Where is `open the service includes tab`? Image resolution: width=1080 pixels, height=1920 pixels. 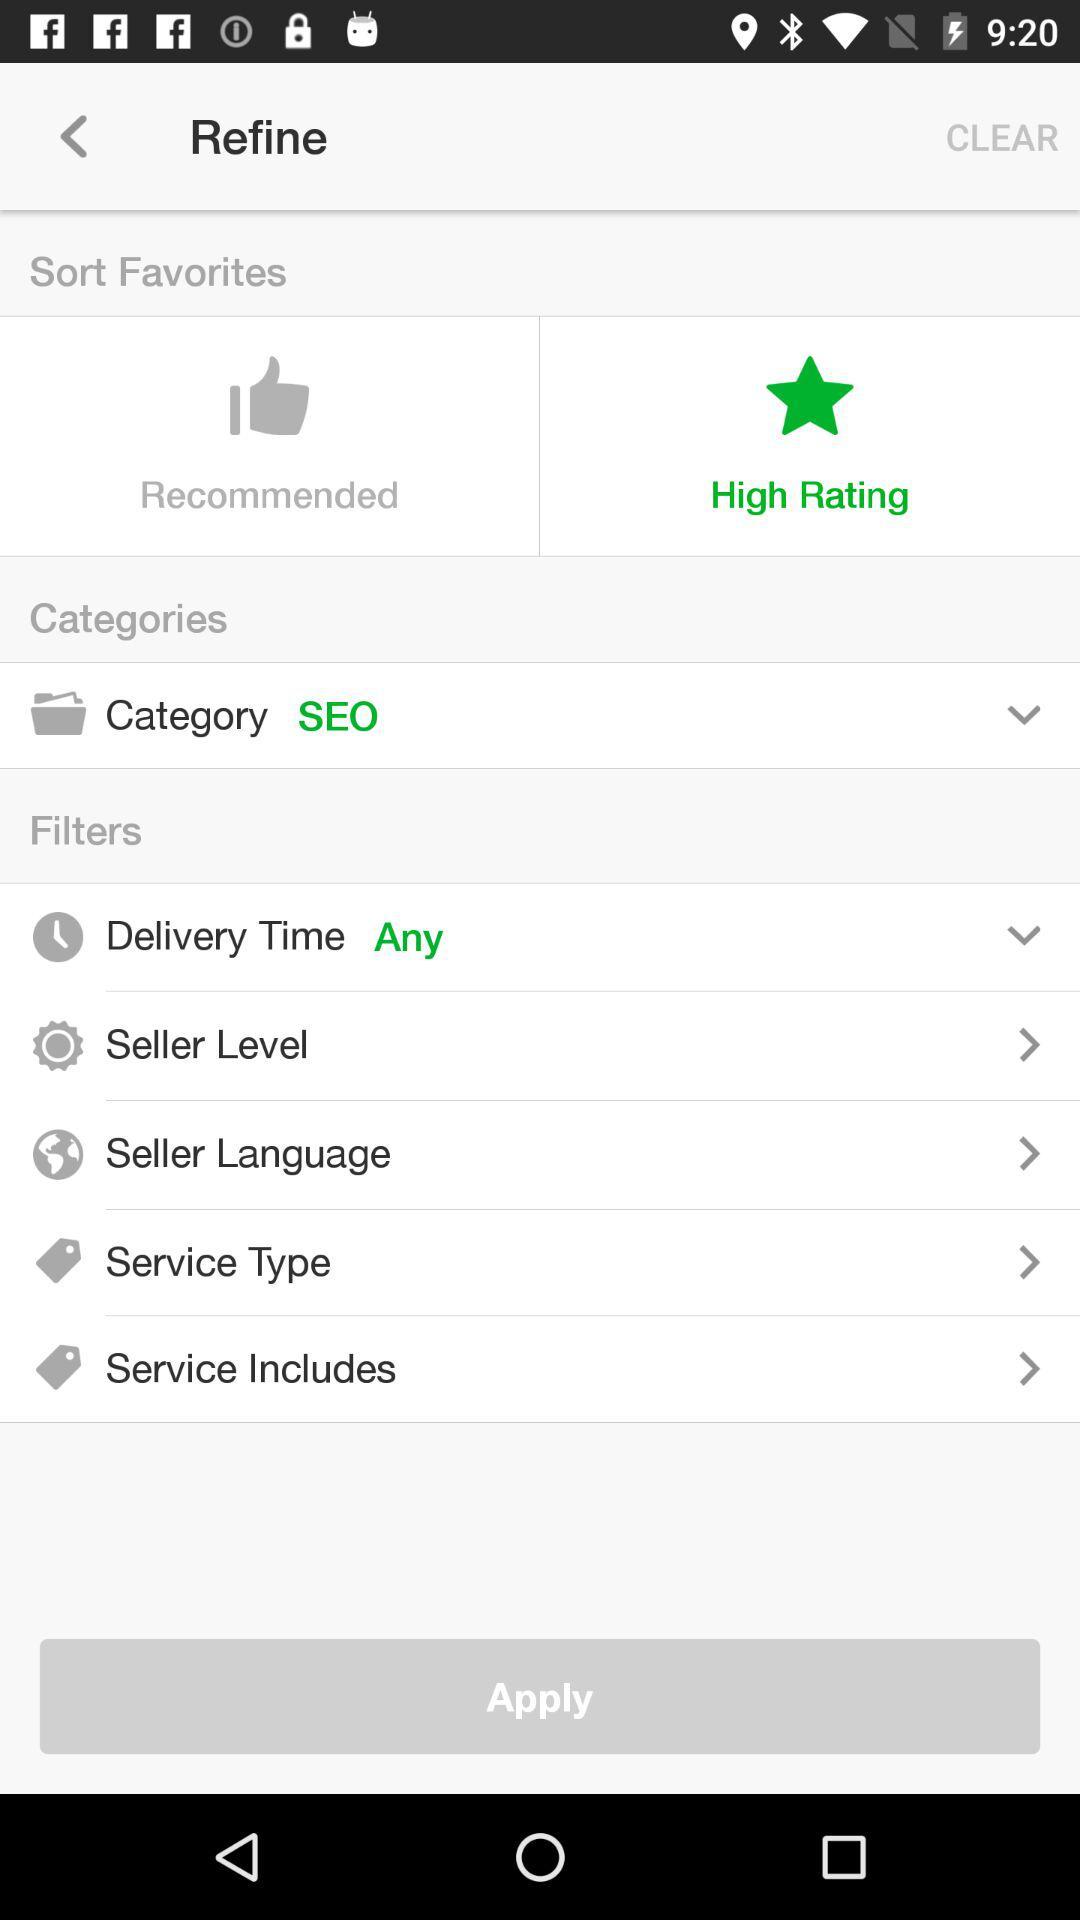 open the service includes tab is located at coordinates (752, 1367).